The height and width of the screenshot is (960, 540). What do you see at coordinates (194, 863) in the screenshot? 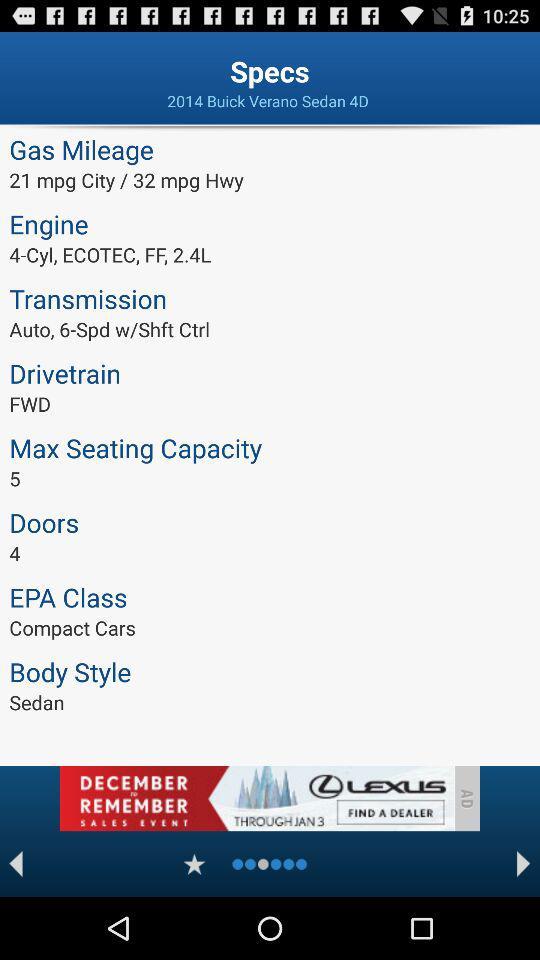
I see `starre` at bounding box center [194, 863].